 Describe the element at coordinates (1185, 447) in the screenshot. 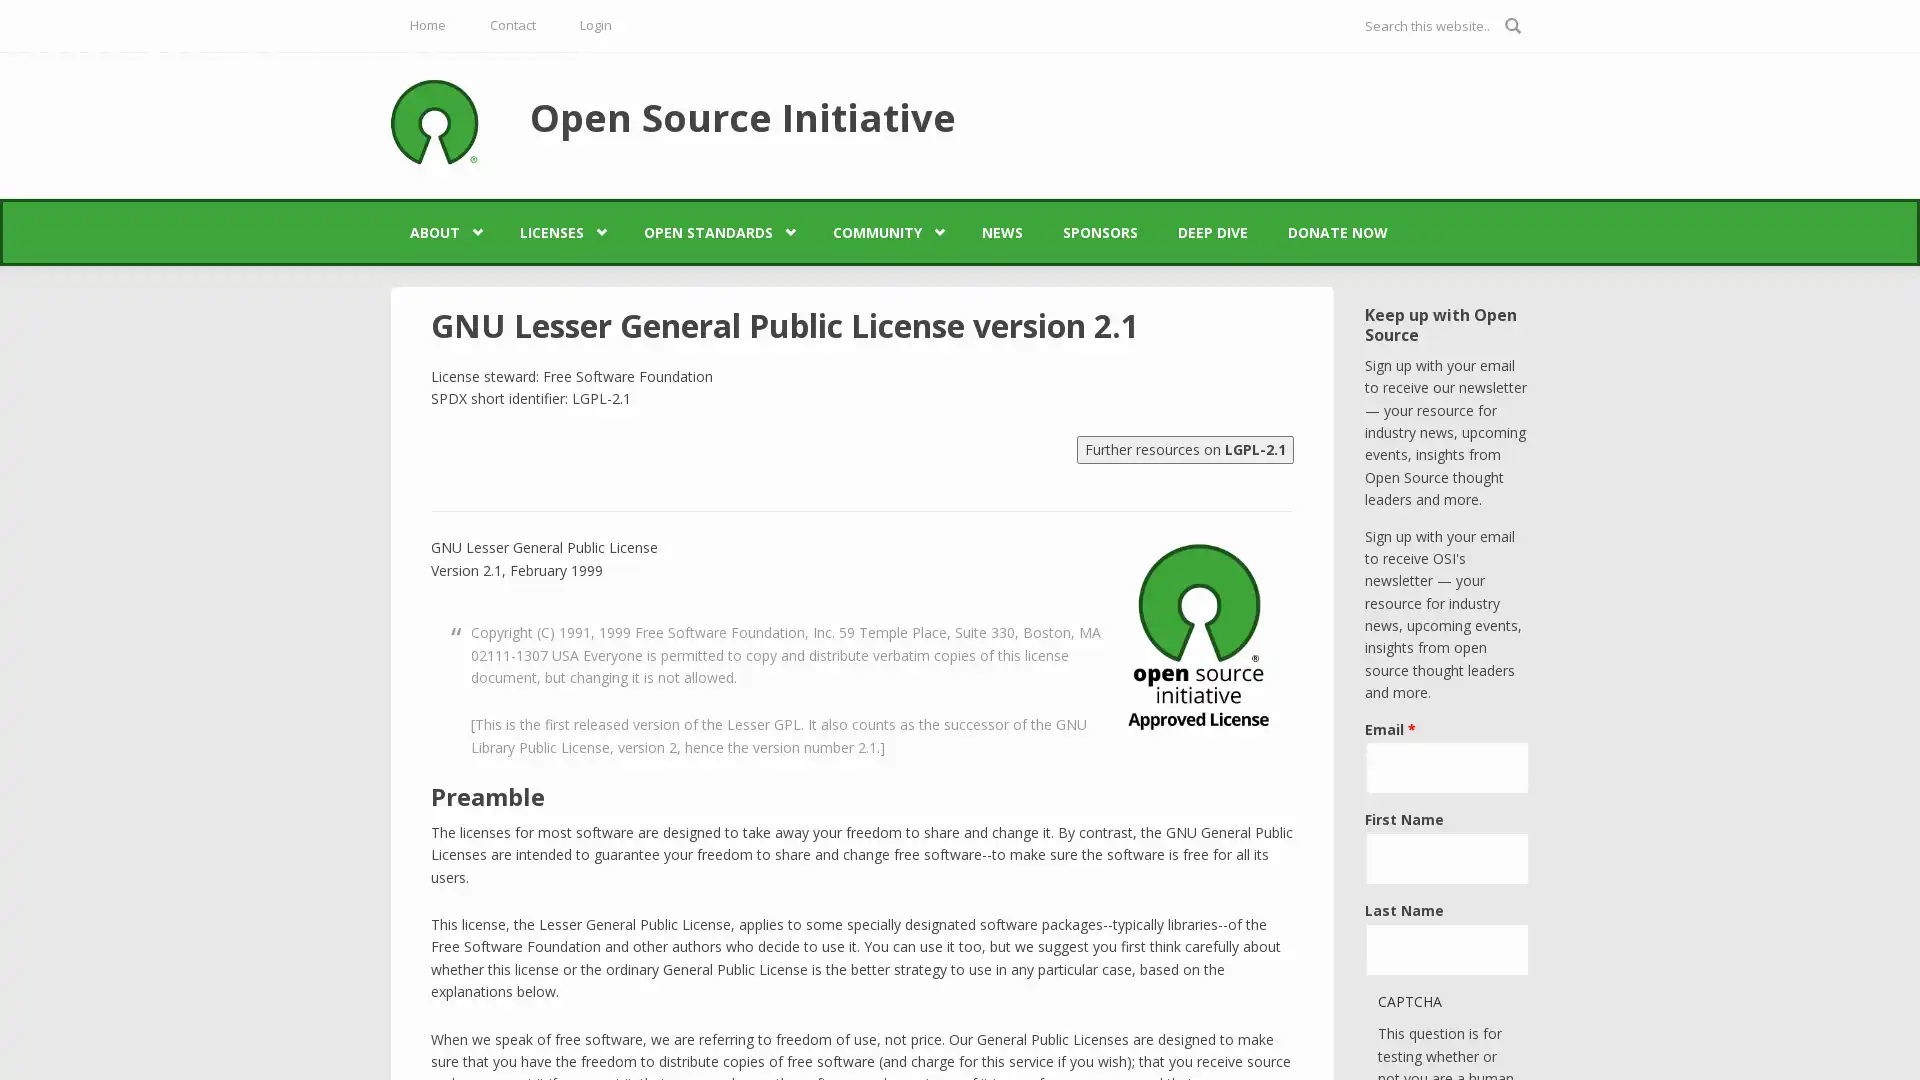

I see `Further resources on LGPL-2.1` at that location.